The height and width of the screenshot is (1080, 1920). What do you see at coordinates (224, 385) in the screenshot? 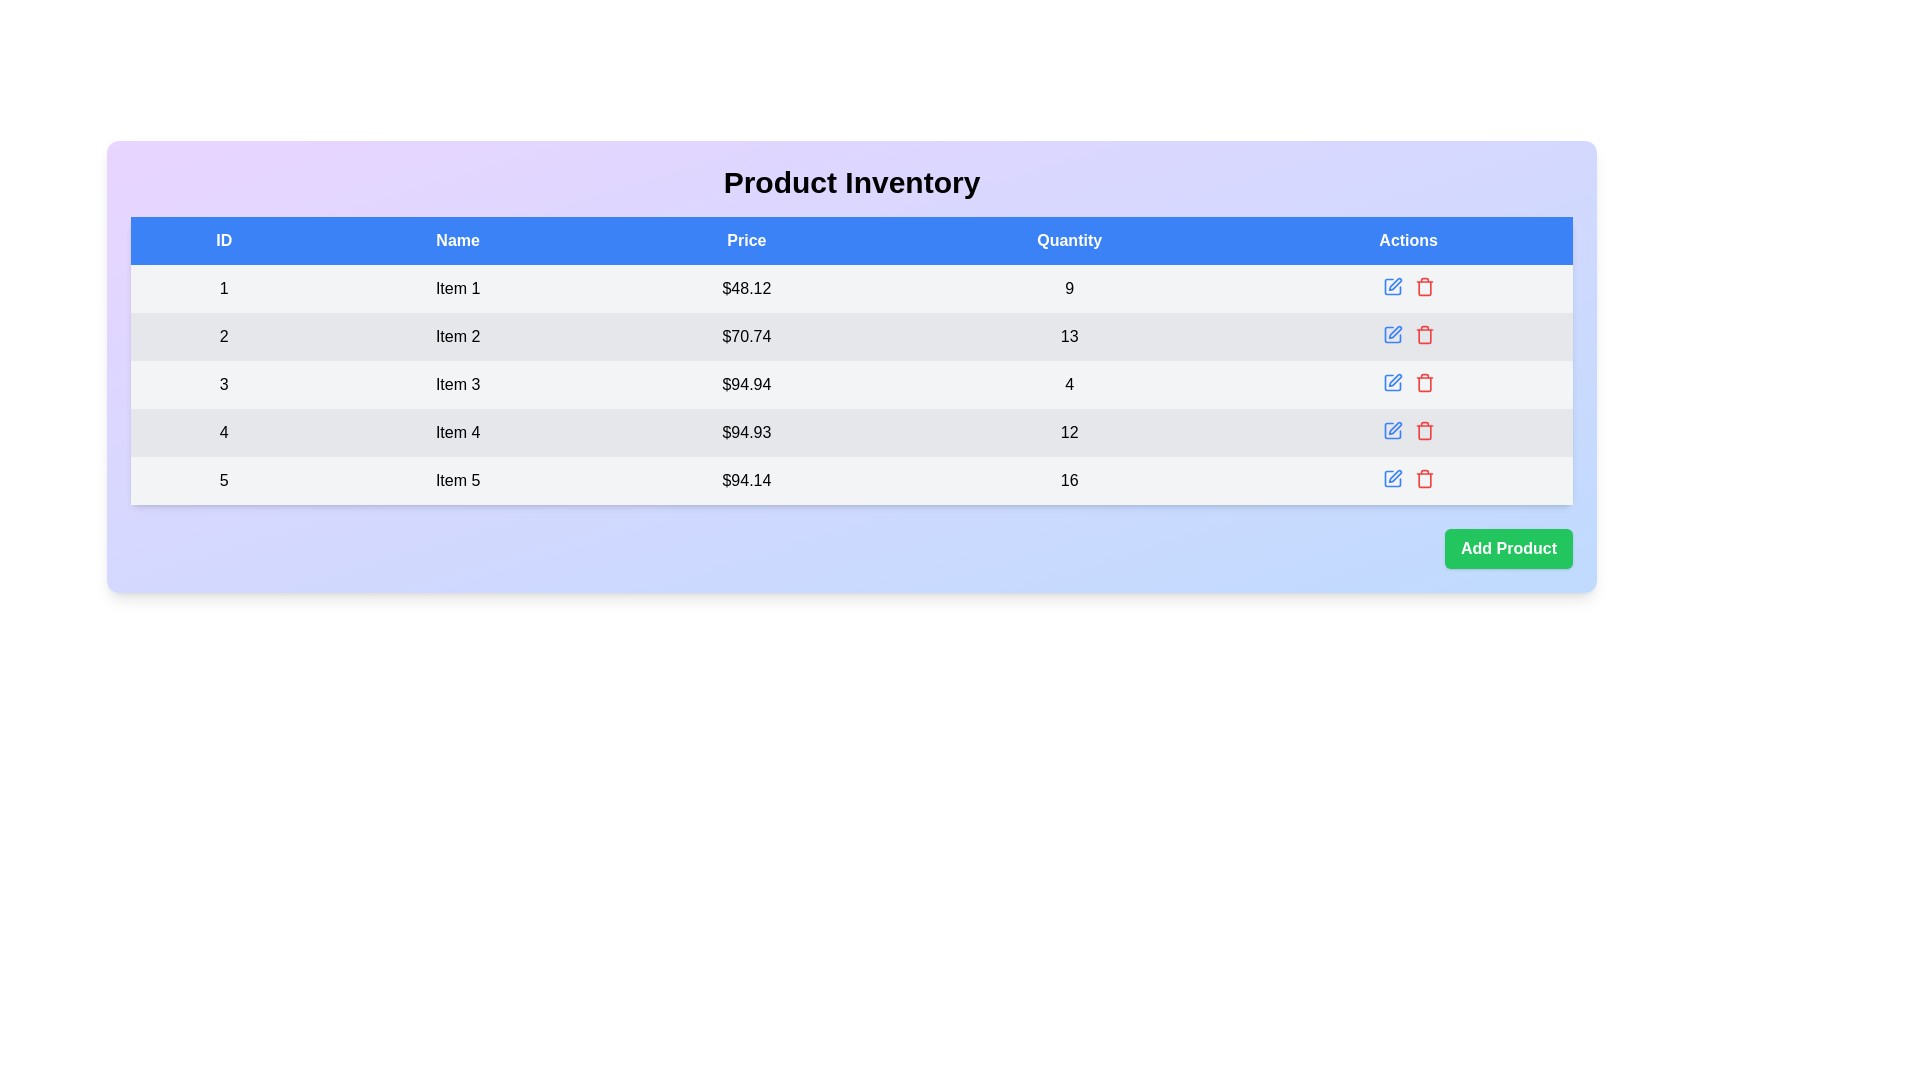
I see `the table cell containing the static number '3' styled with padding and located in the ID column of the data table` at bounding box center [224, 385].